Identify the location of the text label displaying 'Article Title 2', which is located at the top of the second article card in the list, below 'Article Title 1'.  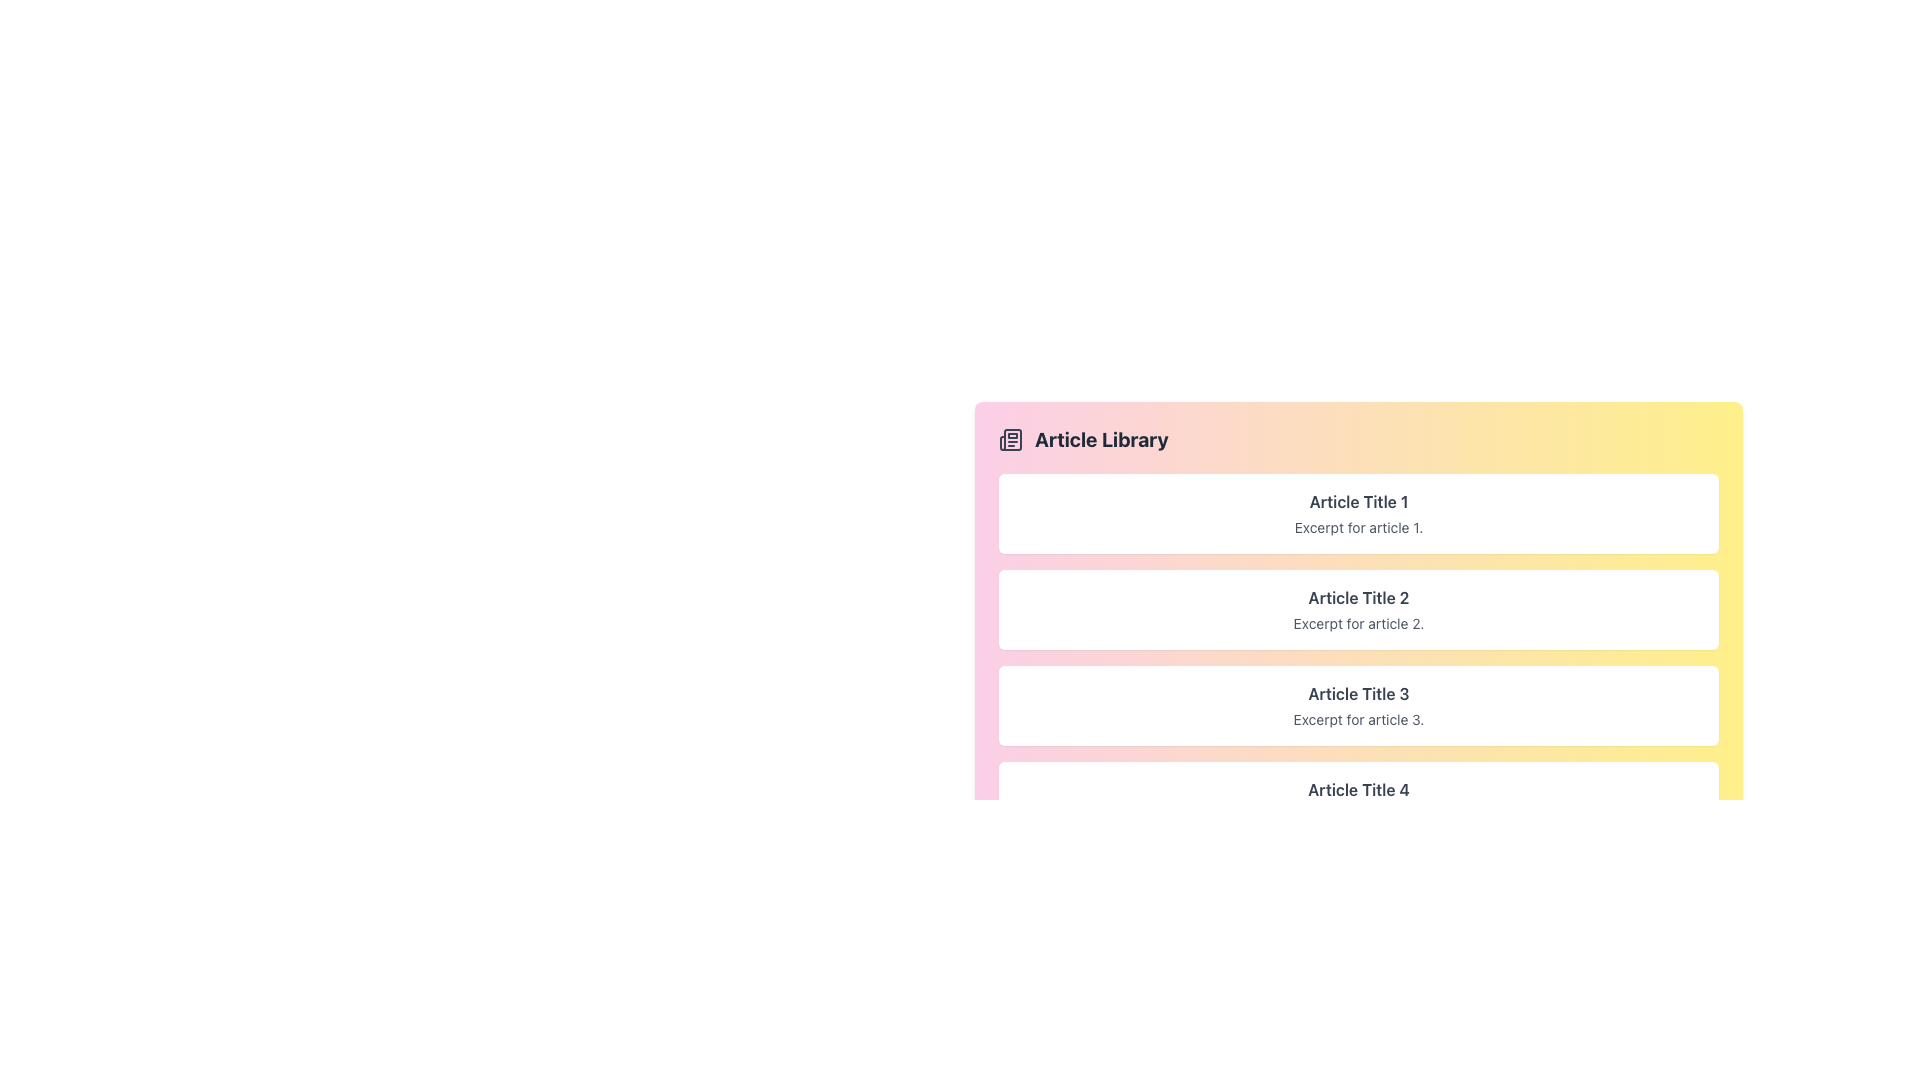
(1358, 596).